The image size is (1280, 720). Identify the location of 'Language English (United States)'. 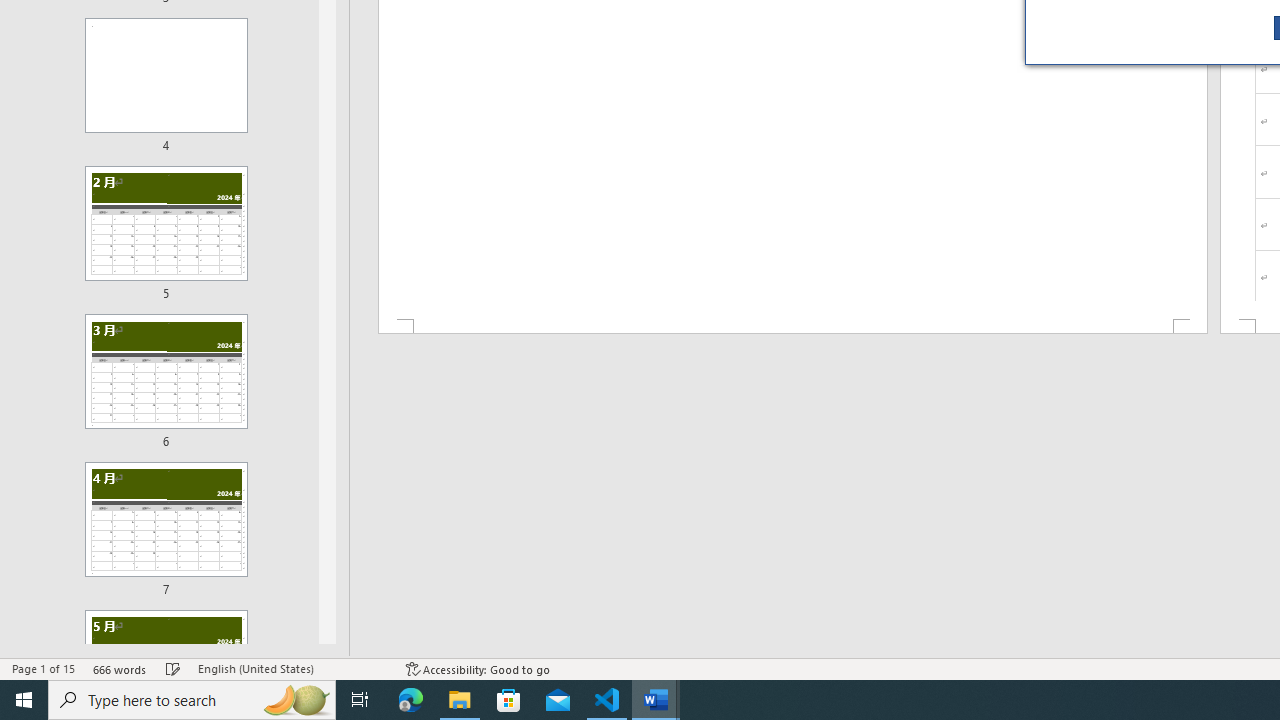
(291, 669).